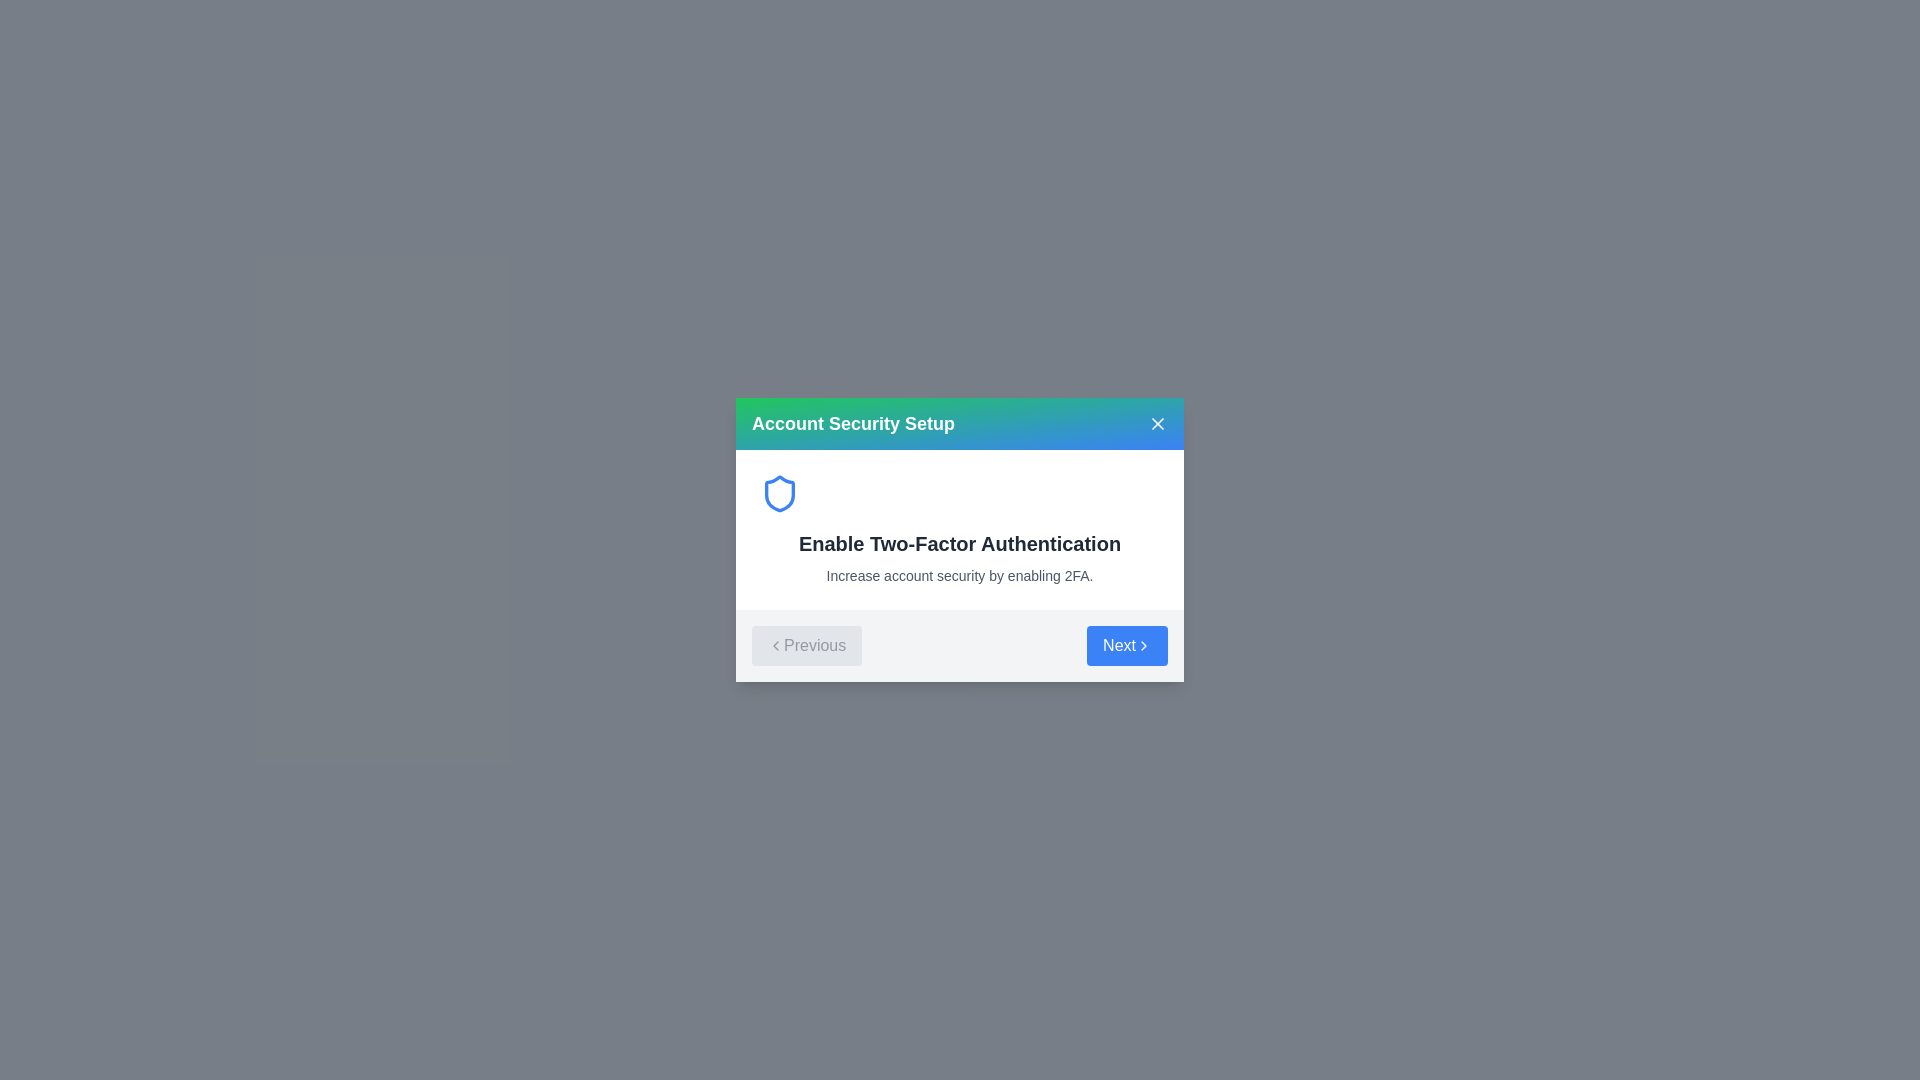 Image resolution: width=1920 pixels, height=1080 pixels. I want to click on the chevron-left SVG icon located within the 'Previous' button, so click(775, 645).